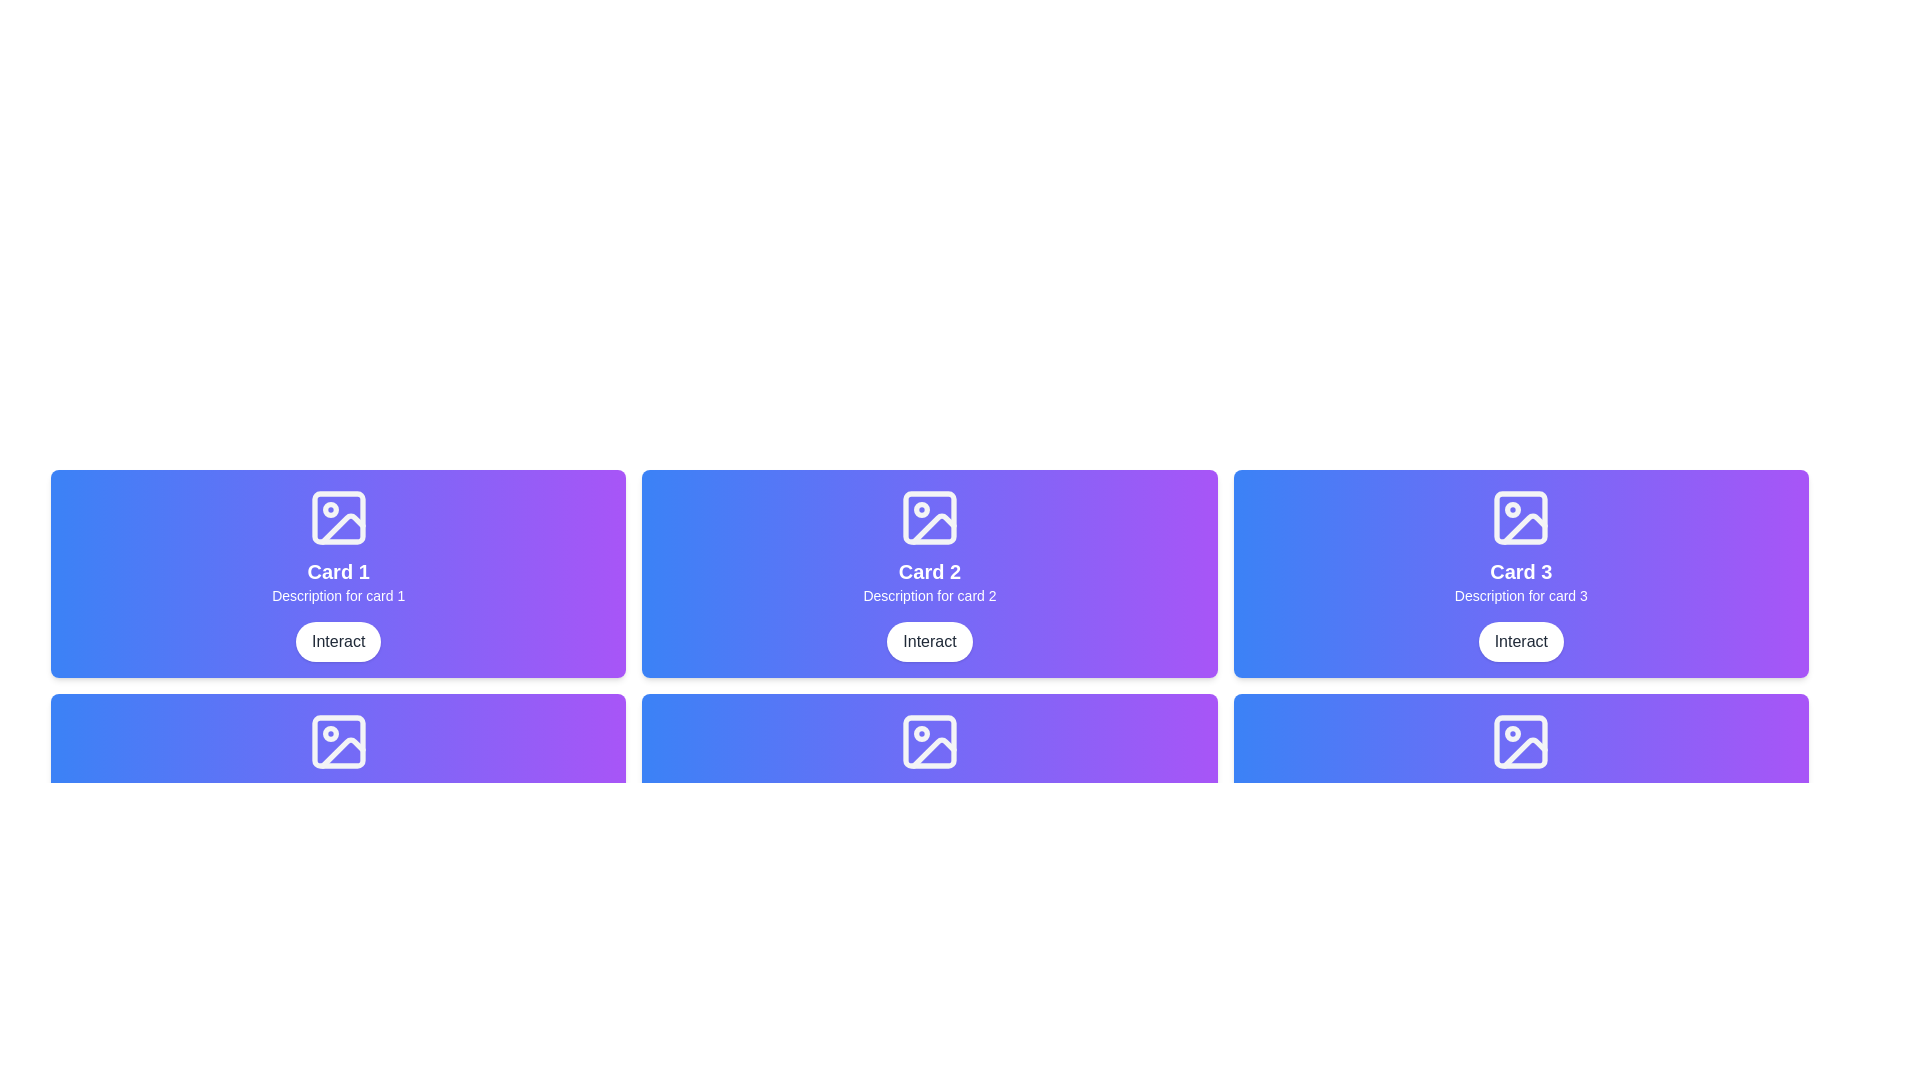  Describe the element at coordinates (338, 741) in the screenshot. I see `the minimalistic gray image icon representing a mountain and sun, located at the top section of the first card in a horizontally aligned grid` at that location.